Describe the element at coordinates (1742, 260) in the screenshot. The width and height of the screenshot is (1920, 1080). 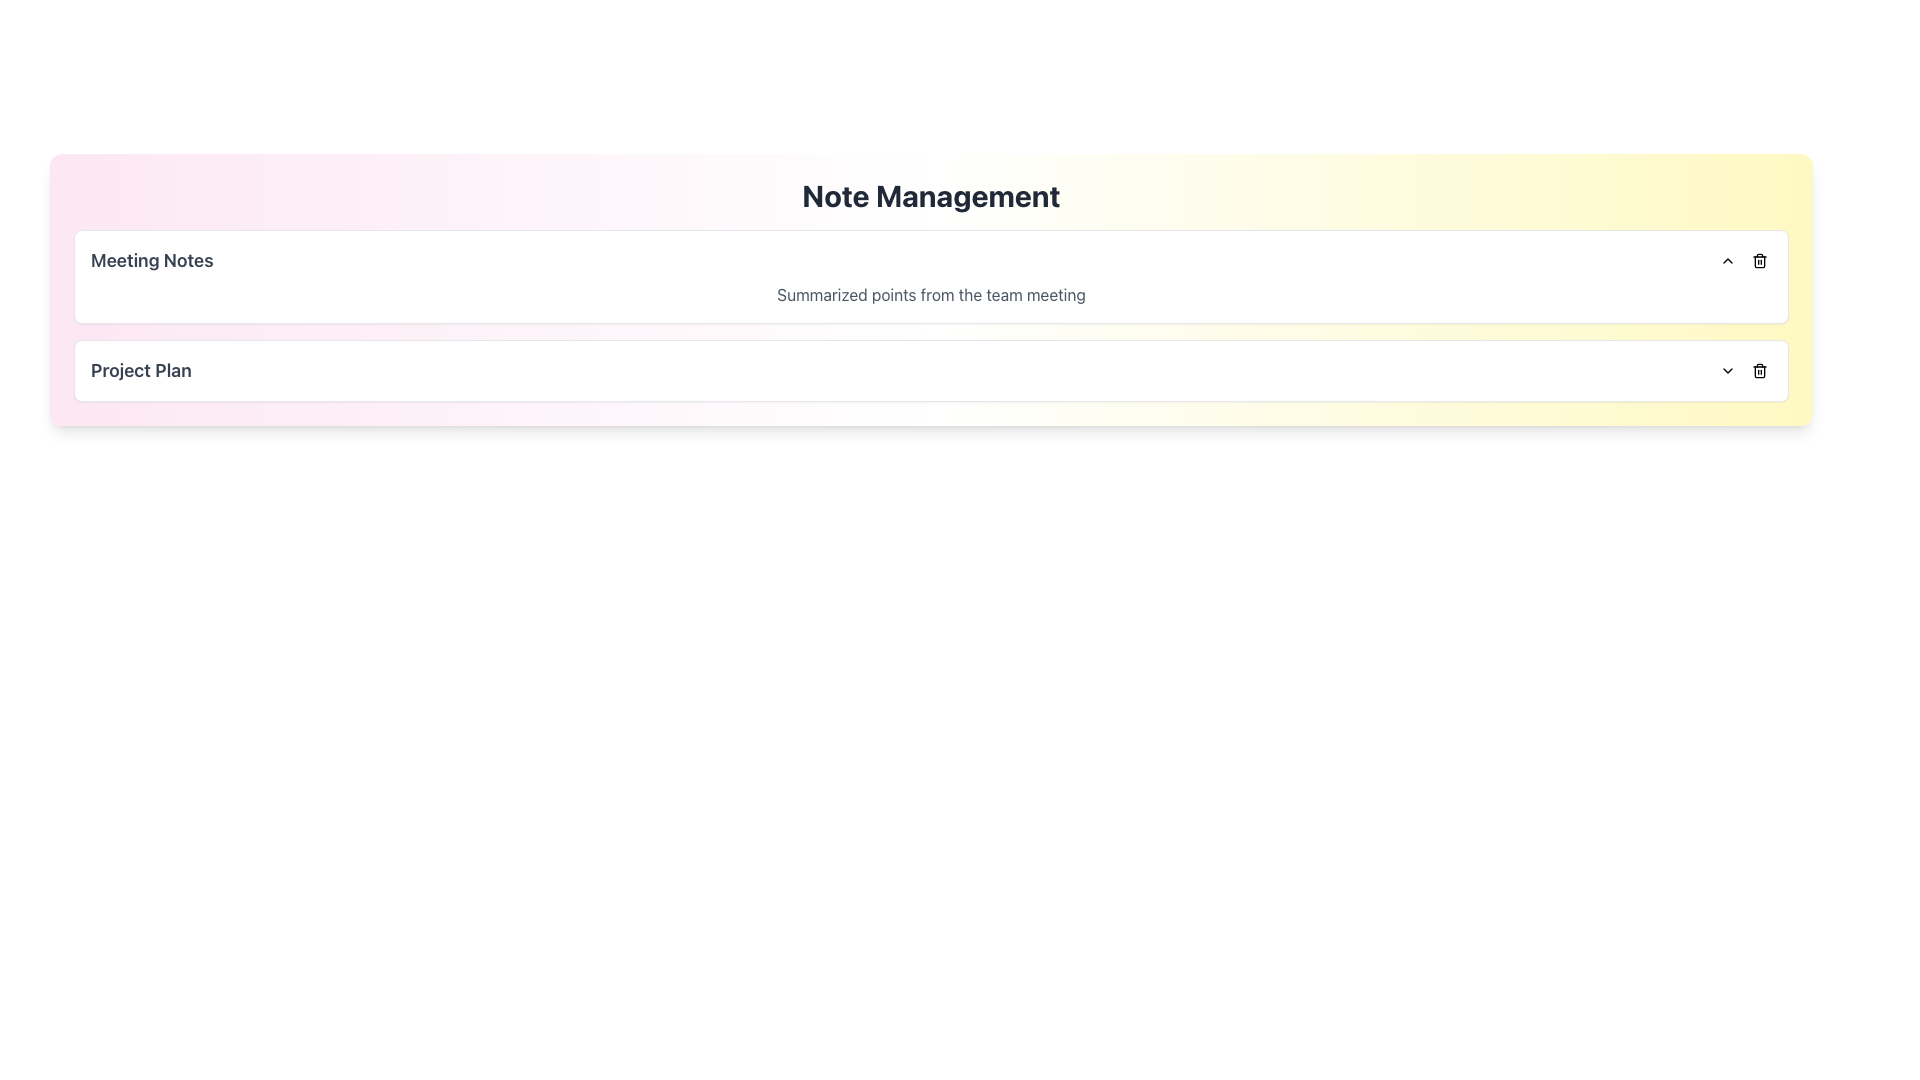
I see `the trash bin icon located at the extreme right of the 'Meeting Notes' section to initiate a deletion action` at that location.